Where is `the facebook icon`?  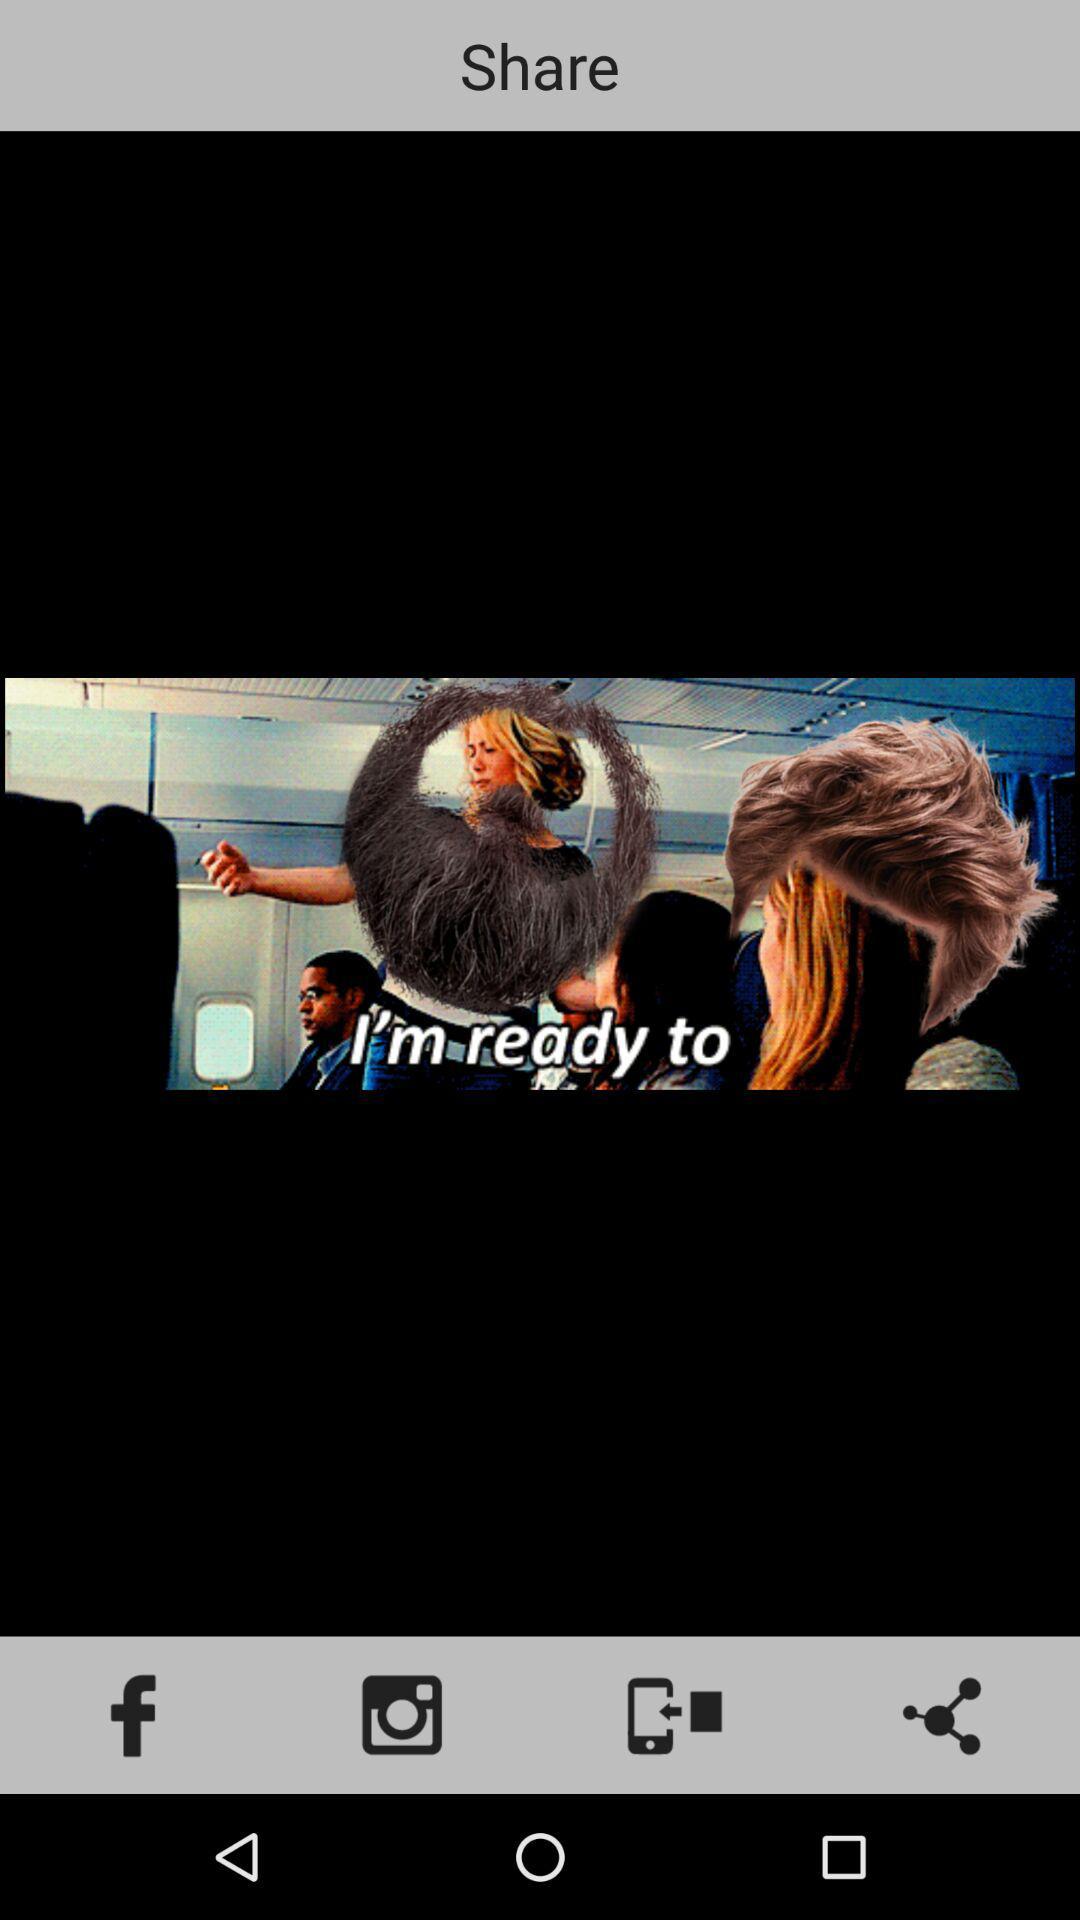
the facebook icon is located at coordinates (135, 1714).